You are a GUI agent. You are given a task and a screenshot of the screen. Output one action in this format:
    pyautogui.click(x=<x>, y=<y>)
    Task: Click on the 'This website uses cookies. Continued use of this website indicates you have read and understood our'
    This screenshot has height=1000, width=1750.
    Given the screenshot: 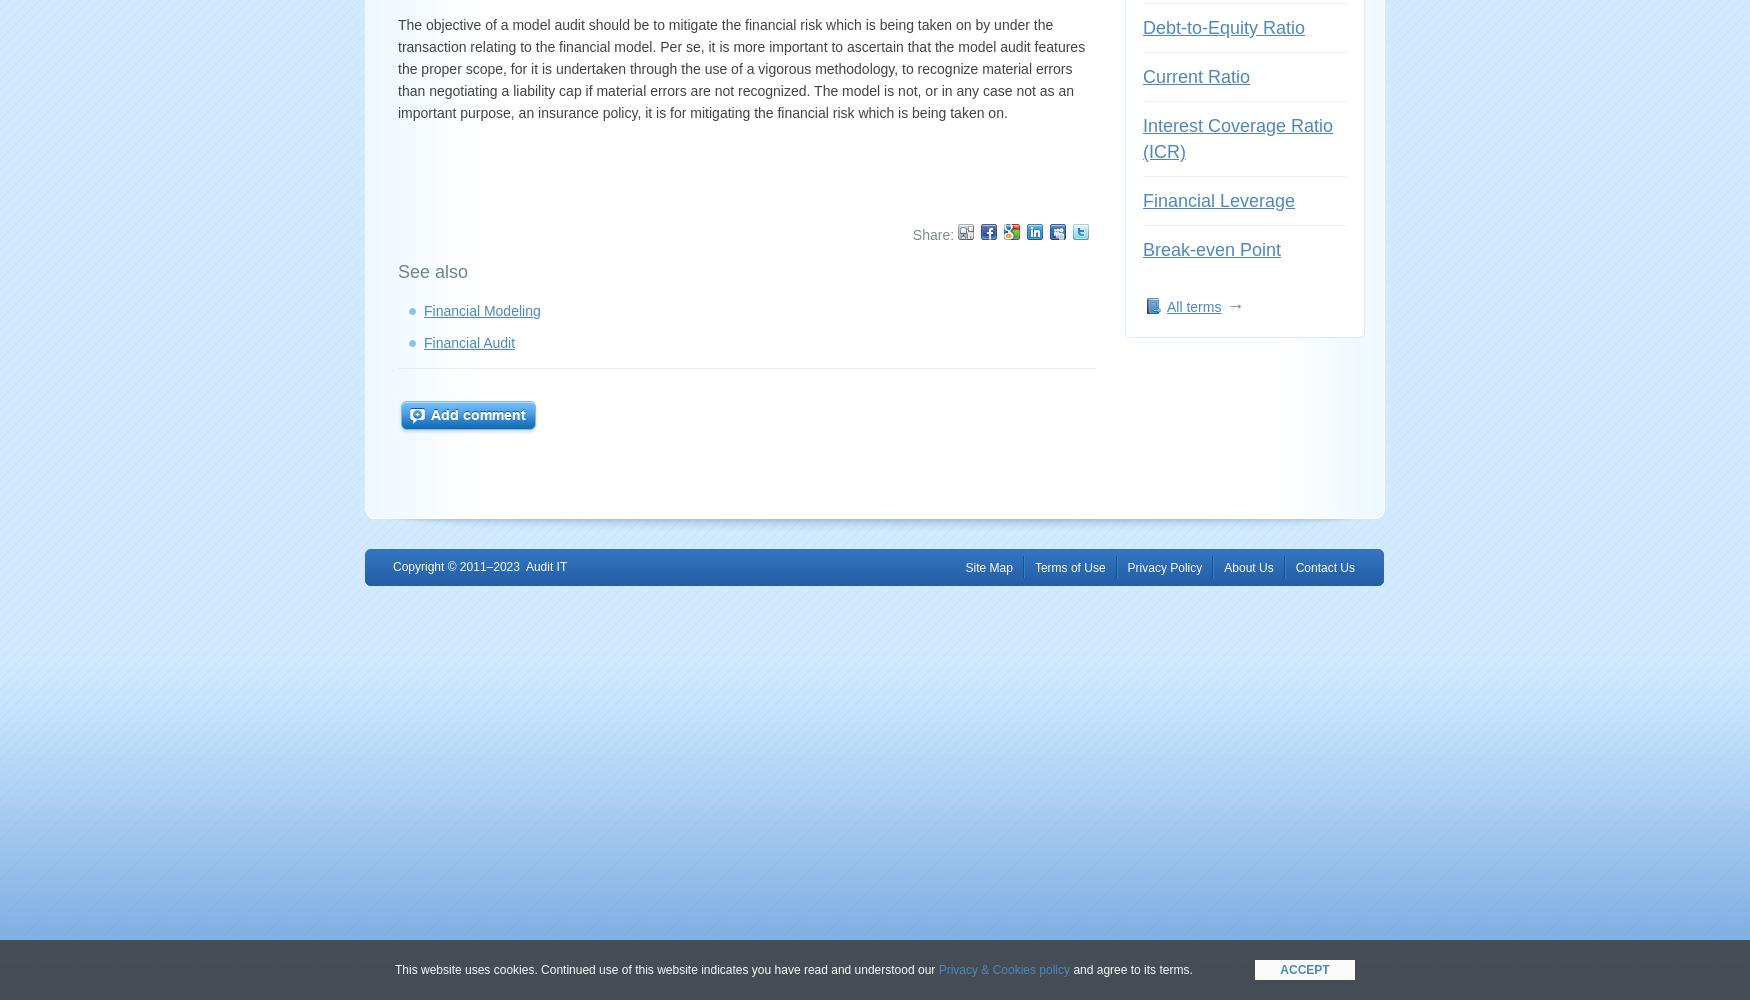 What is the action you would take?
    pyautogui.click(x=393, y=969)
    